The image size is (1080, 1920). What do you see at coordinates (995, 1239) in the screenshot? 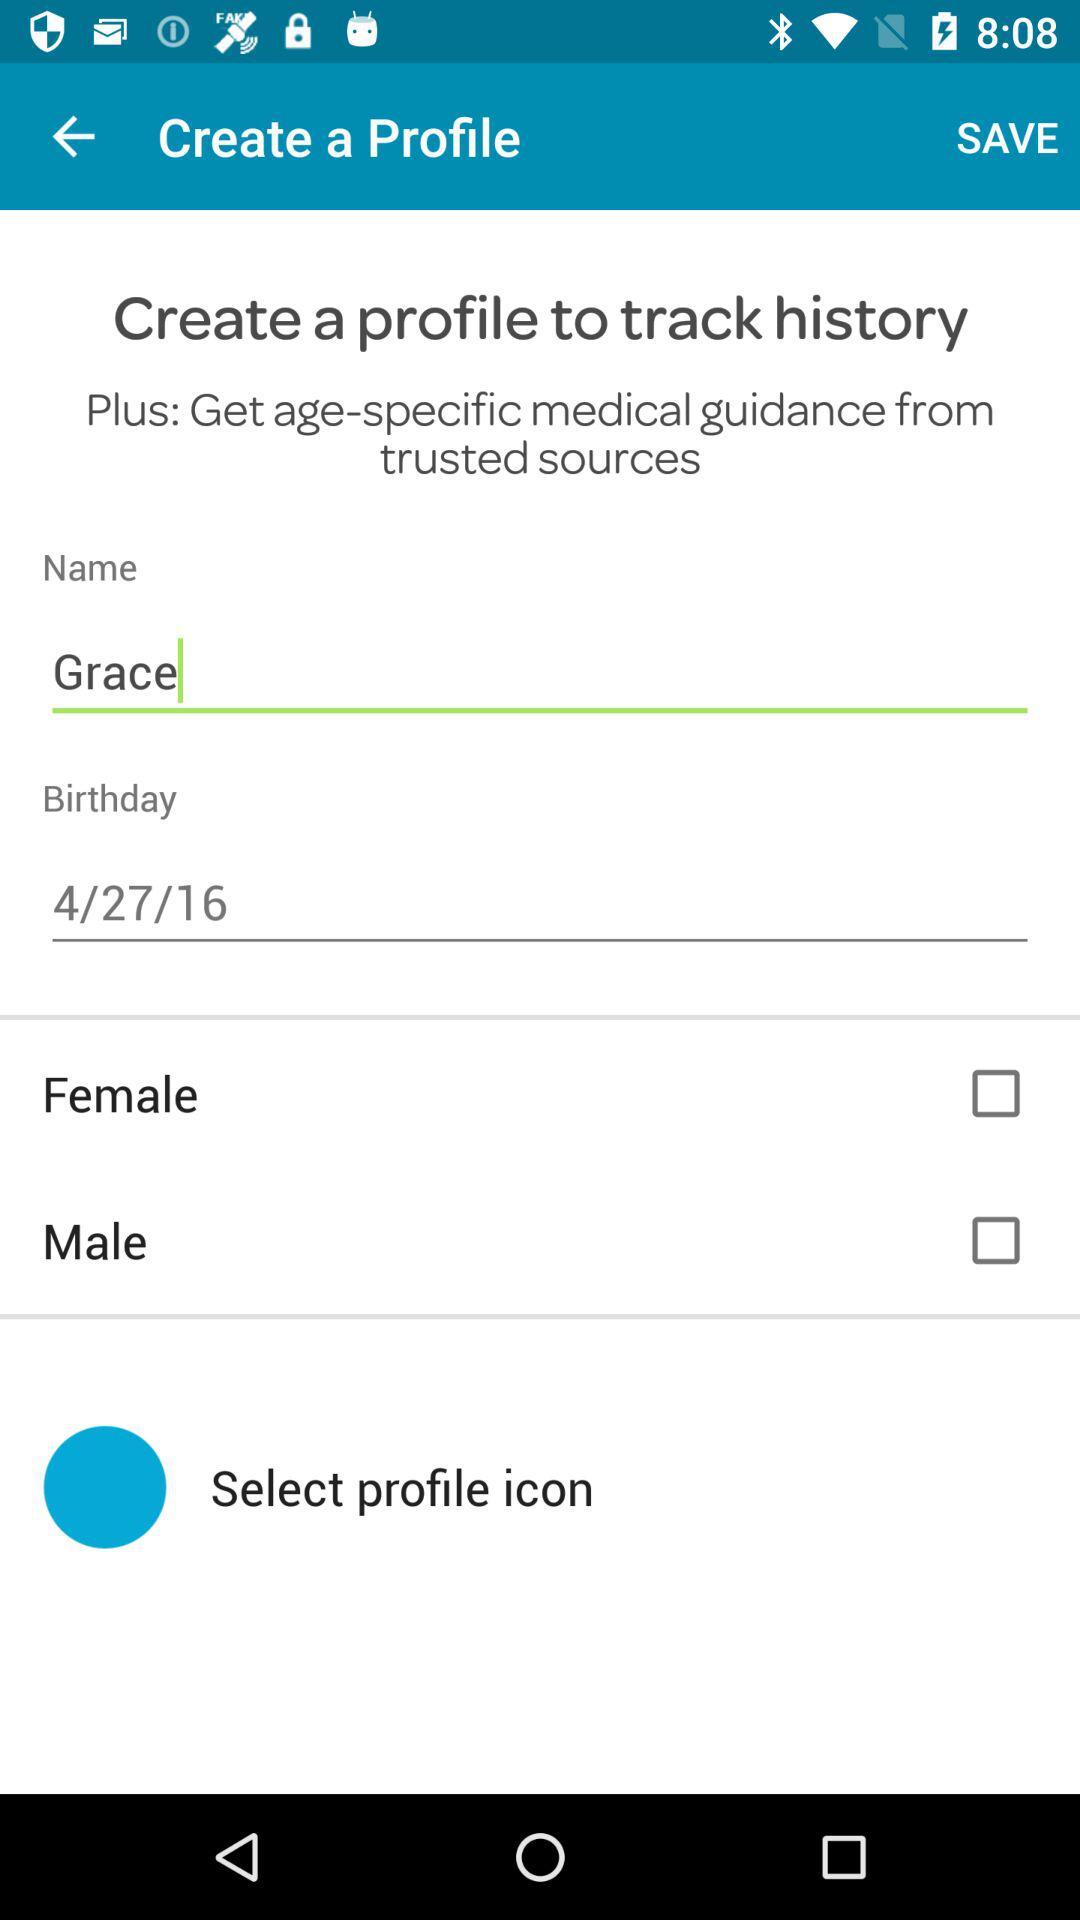
I see `choose male gender` at bounding box center [995, 1239].